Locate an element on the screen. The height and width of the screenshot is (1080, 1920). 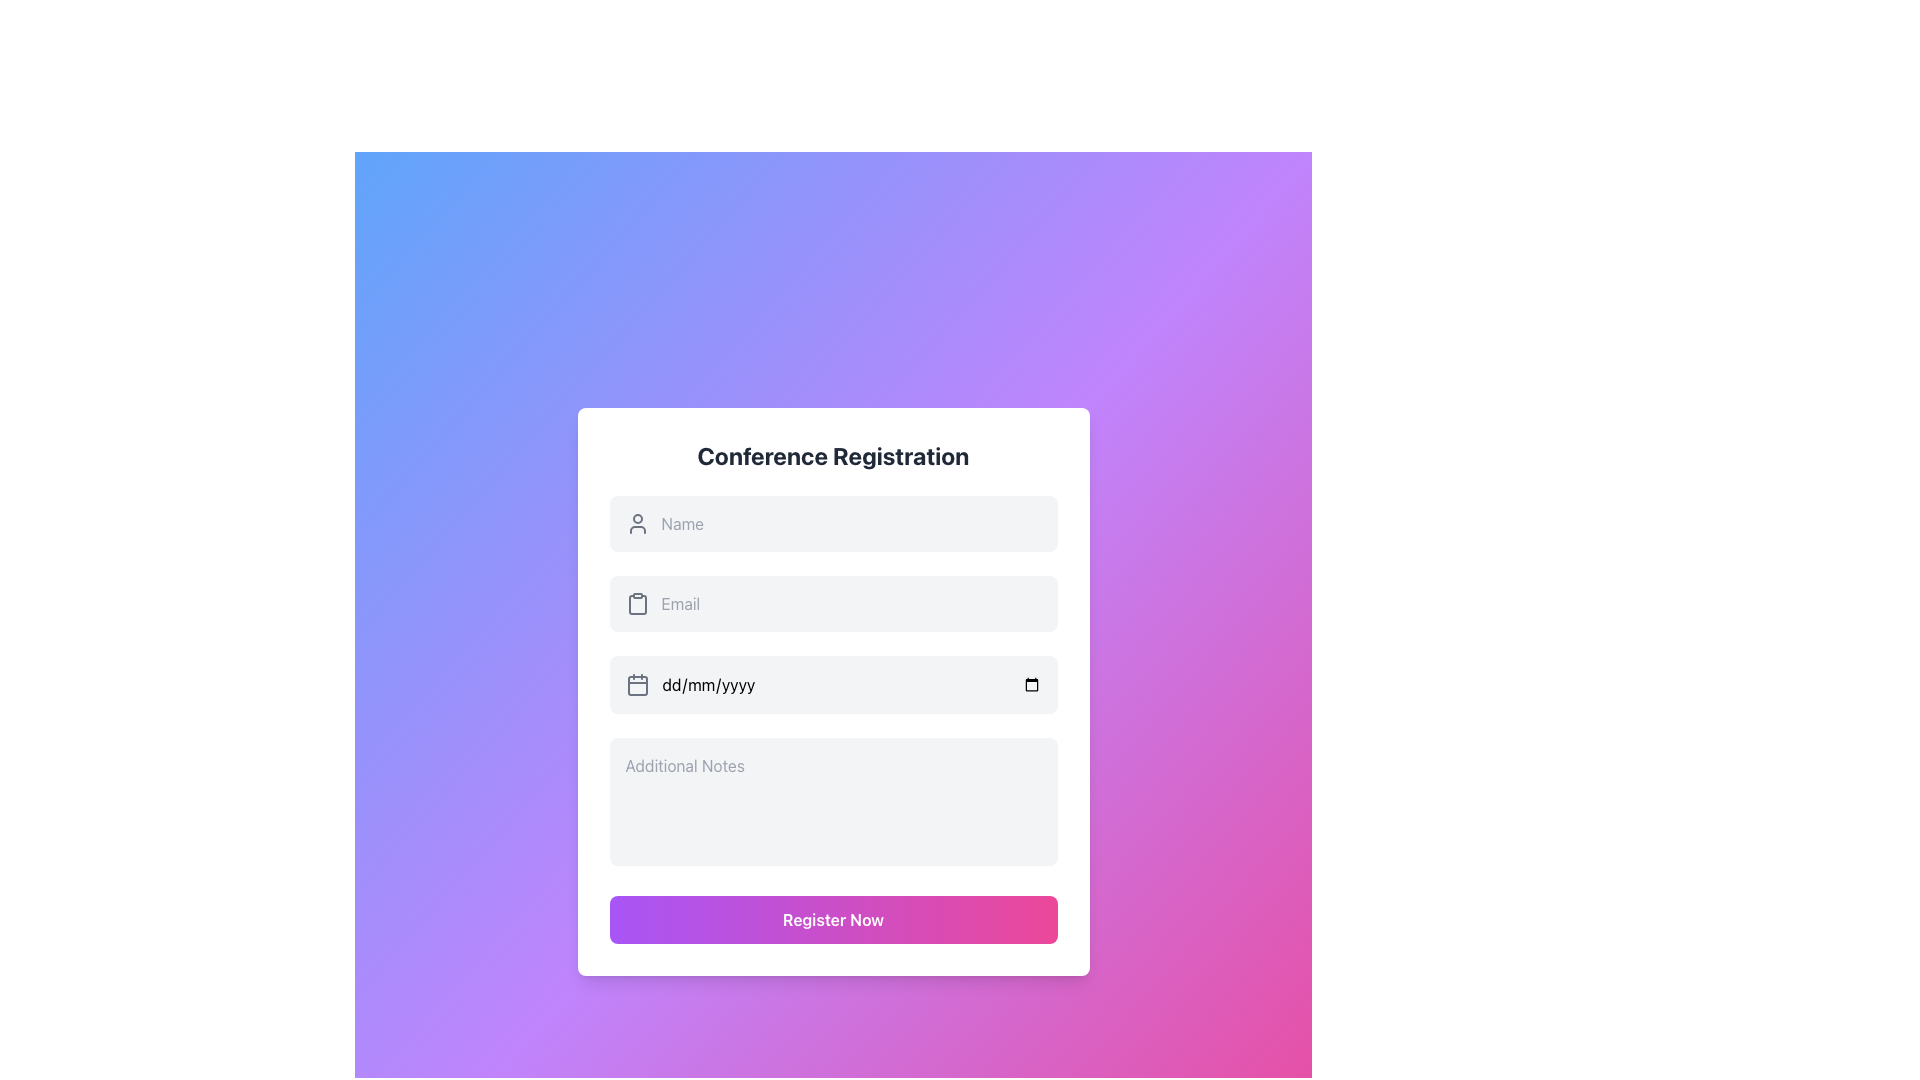
the prominently displayed title 'Conference Registration' which is styled in a bold and large font, located at the top of the card interface is located at coordinates (833, 455).